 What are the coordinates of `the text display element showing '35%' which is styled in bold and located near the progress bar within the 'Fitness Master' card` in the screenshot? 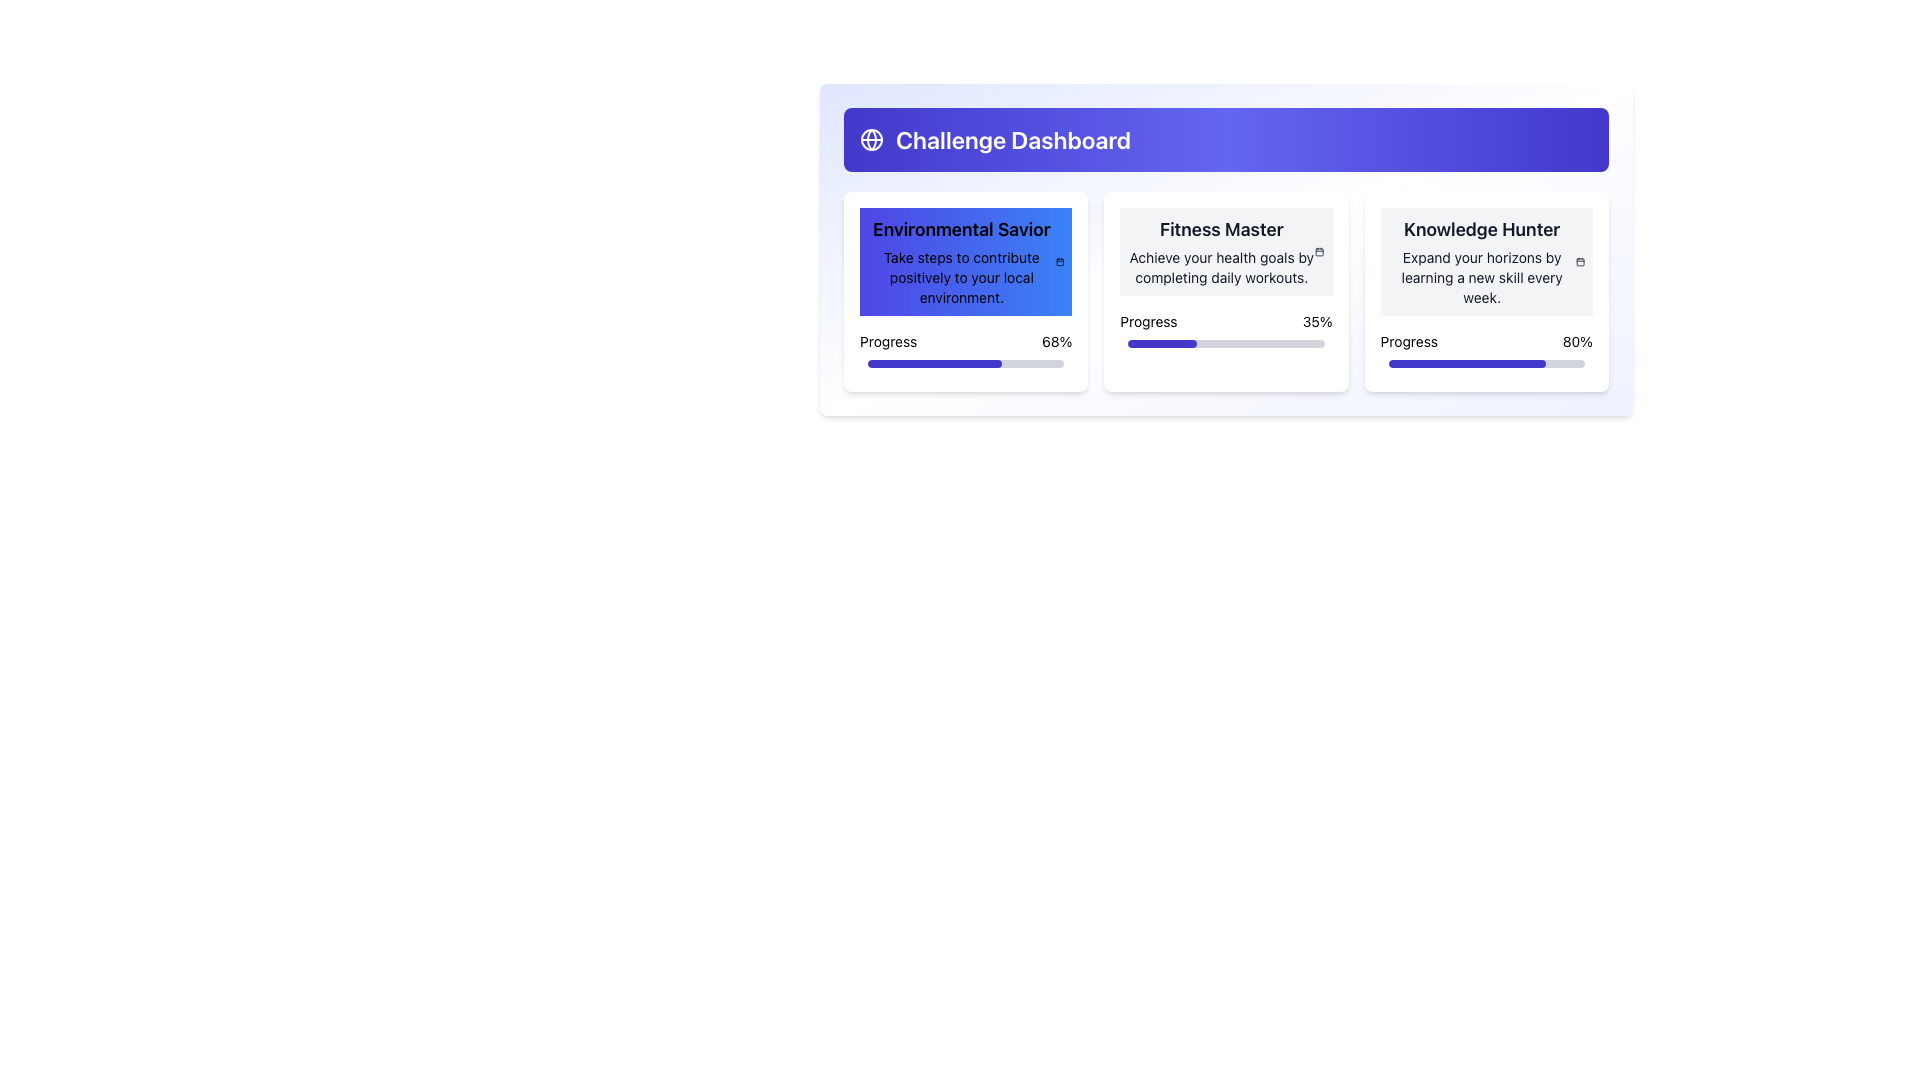 It's located at (1317, 320).